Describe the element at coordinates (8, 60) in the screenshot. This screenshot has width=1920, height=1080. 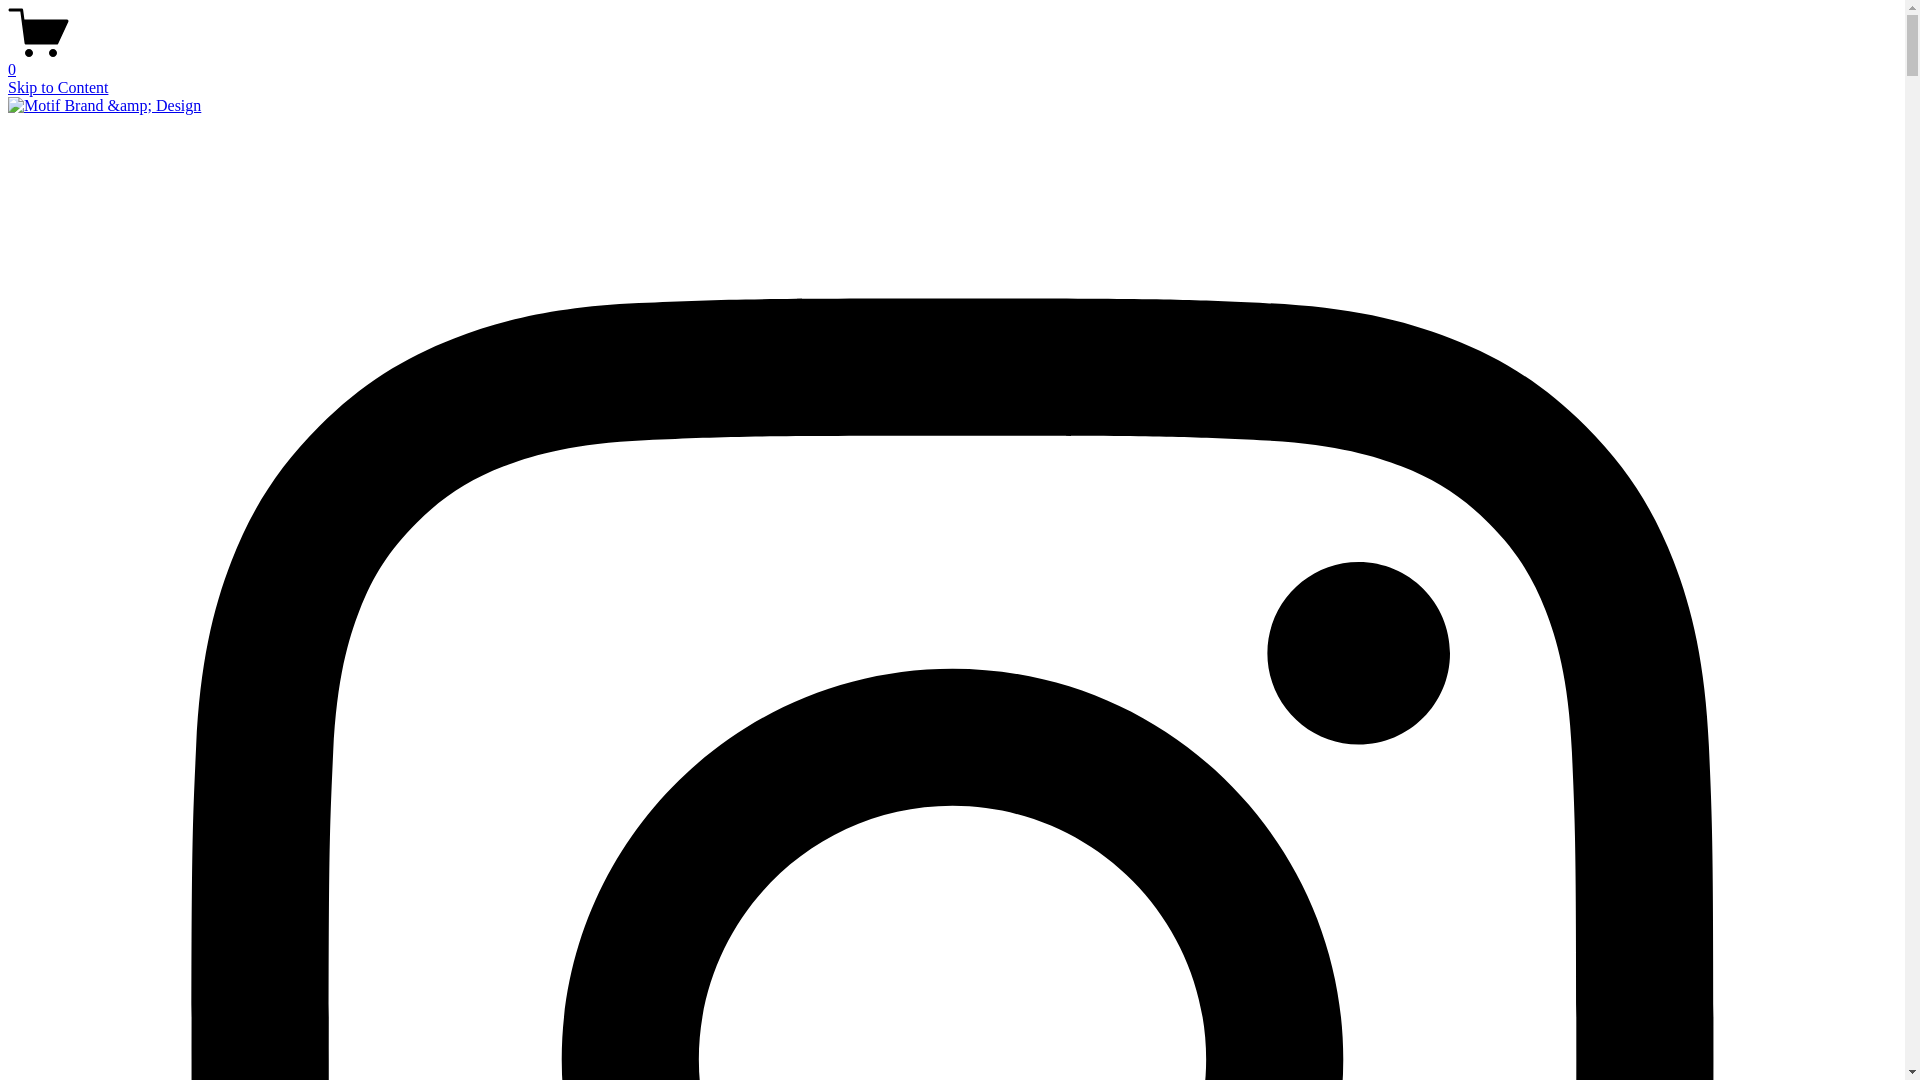
I see `'0'` at that location.